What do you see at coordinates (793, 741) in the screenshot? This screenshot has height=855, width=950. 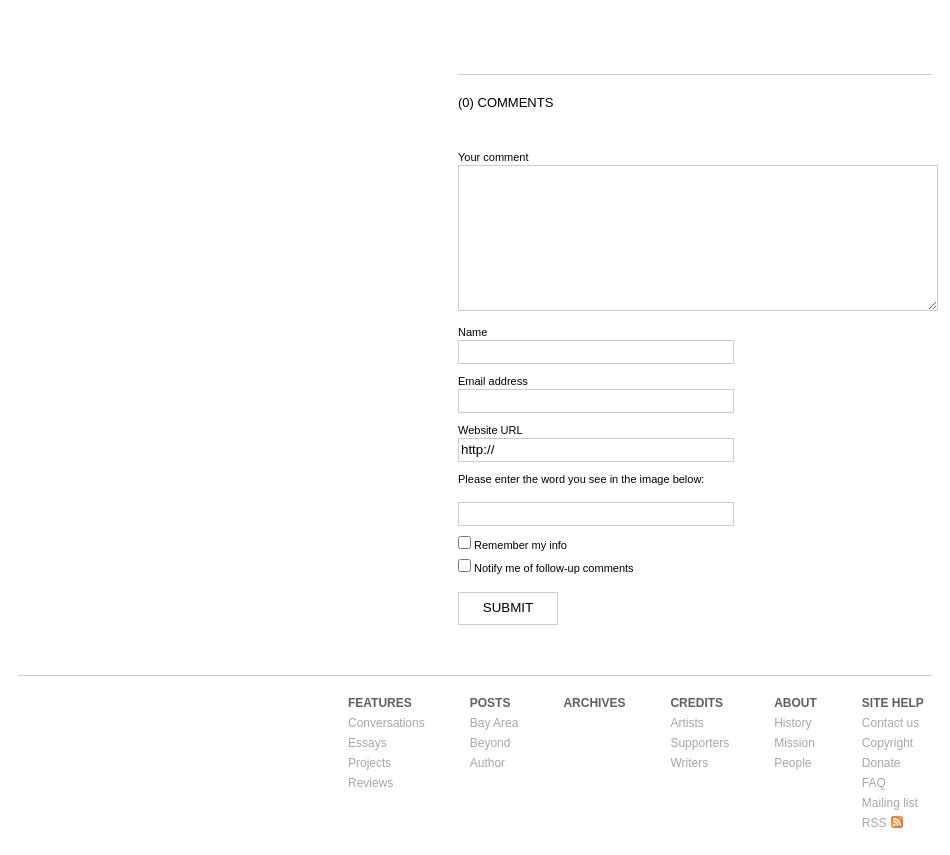 I see `'Mission'` at bounding box center [793, 741].